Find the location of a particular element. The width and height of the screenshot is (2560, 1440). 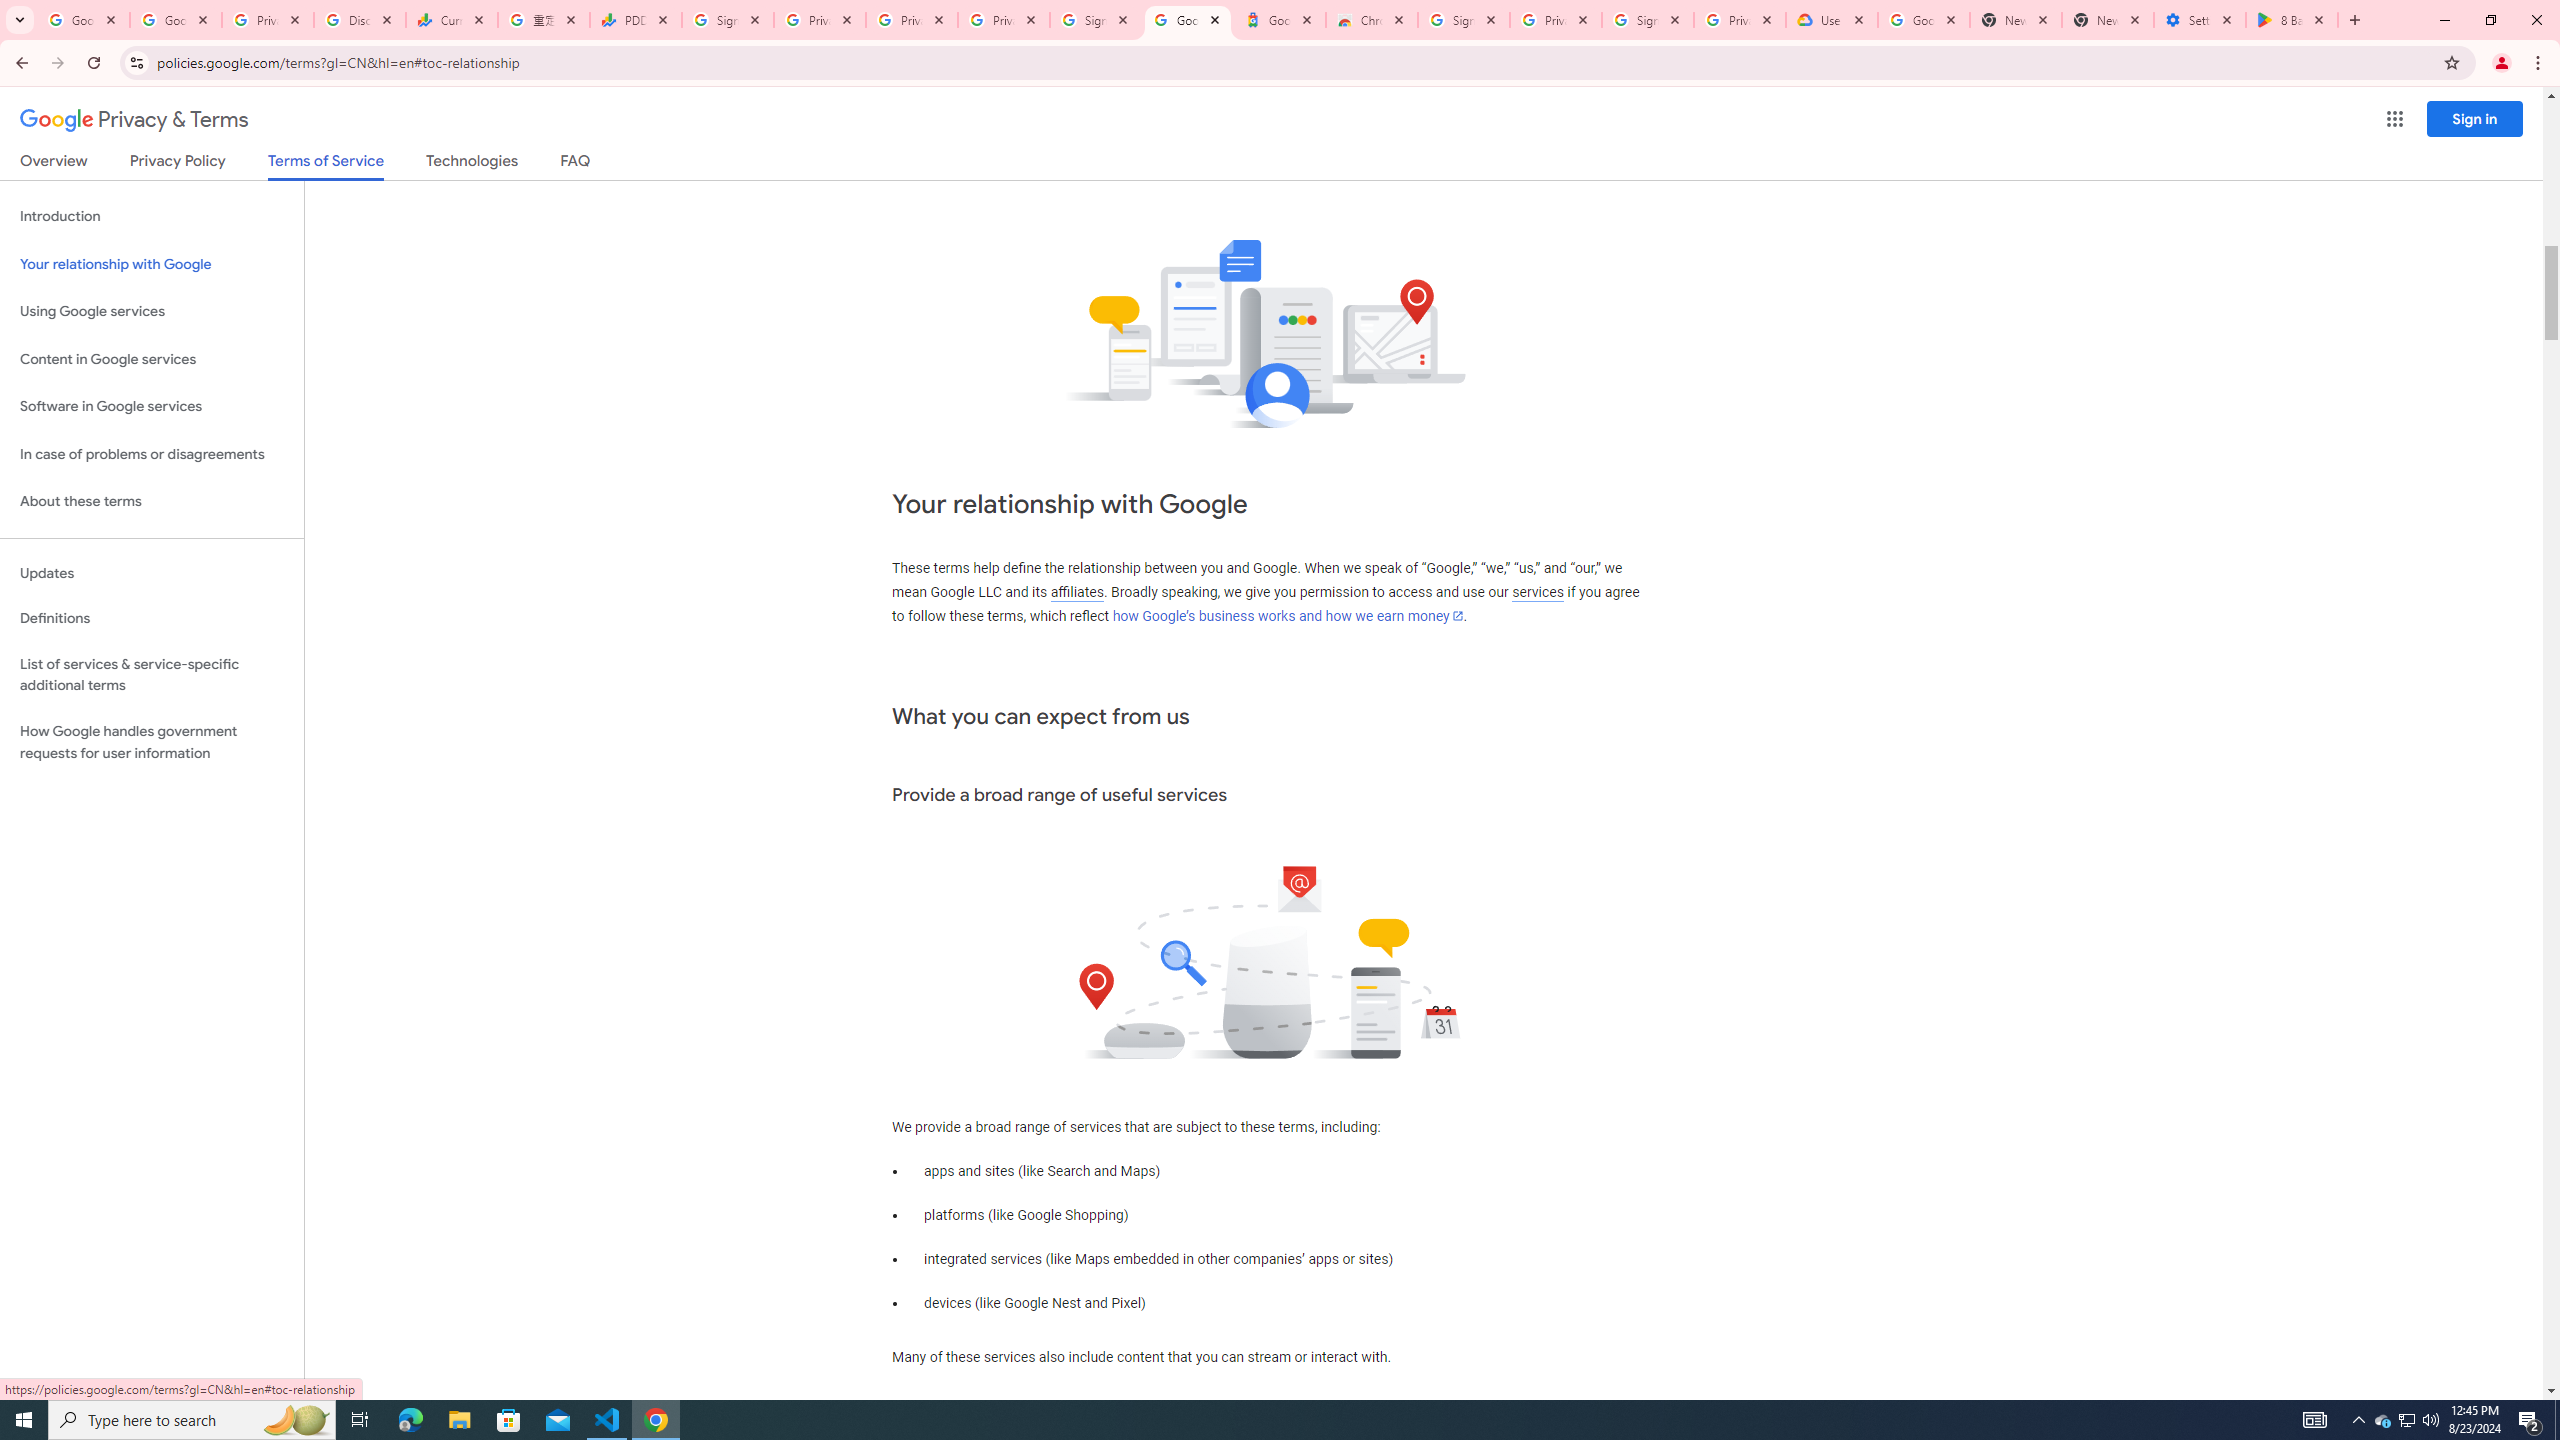

'Definitions' is located at coordinates (151, 618).